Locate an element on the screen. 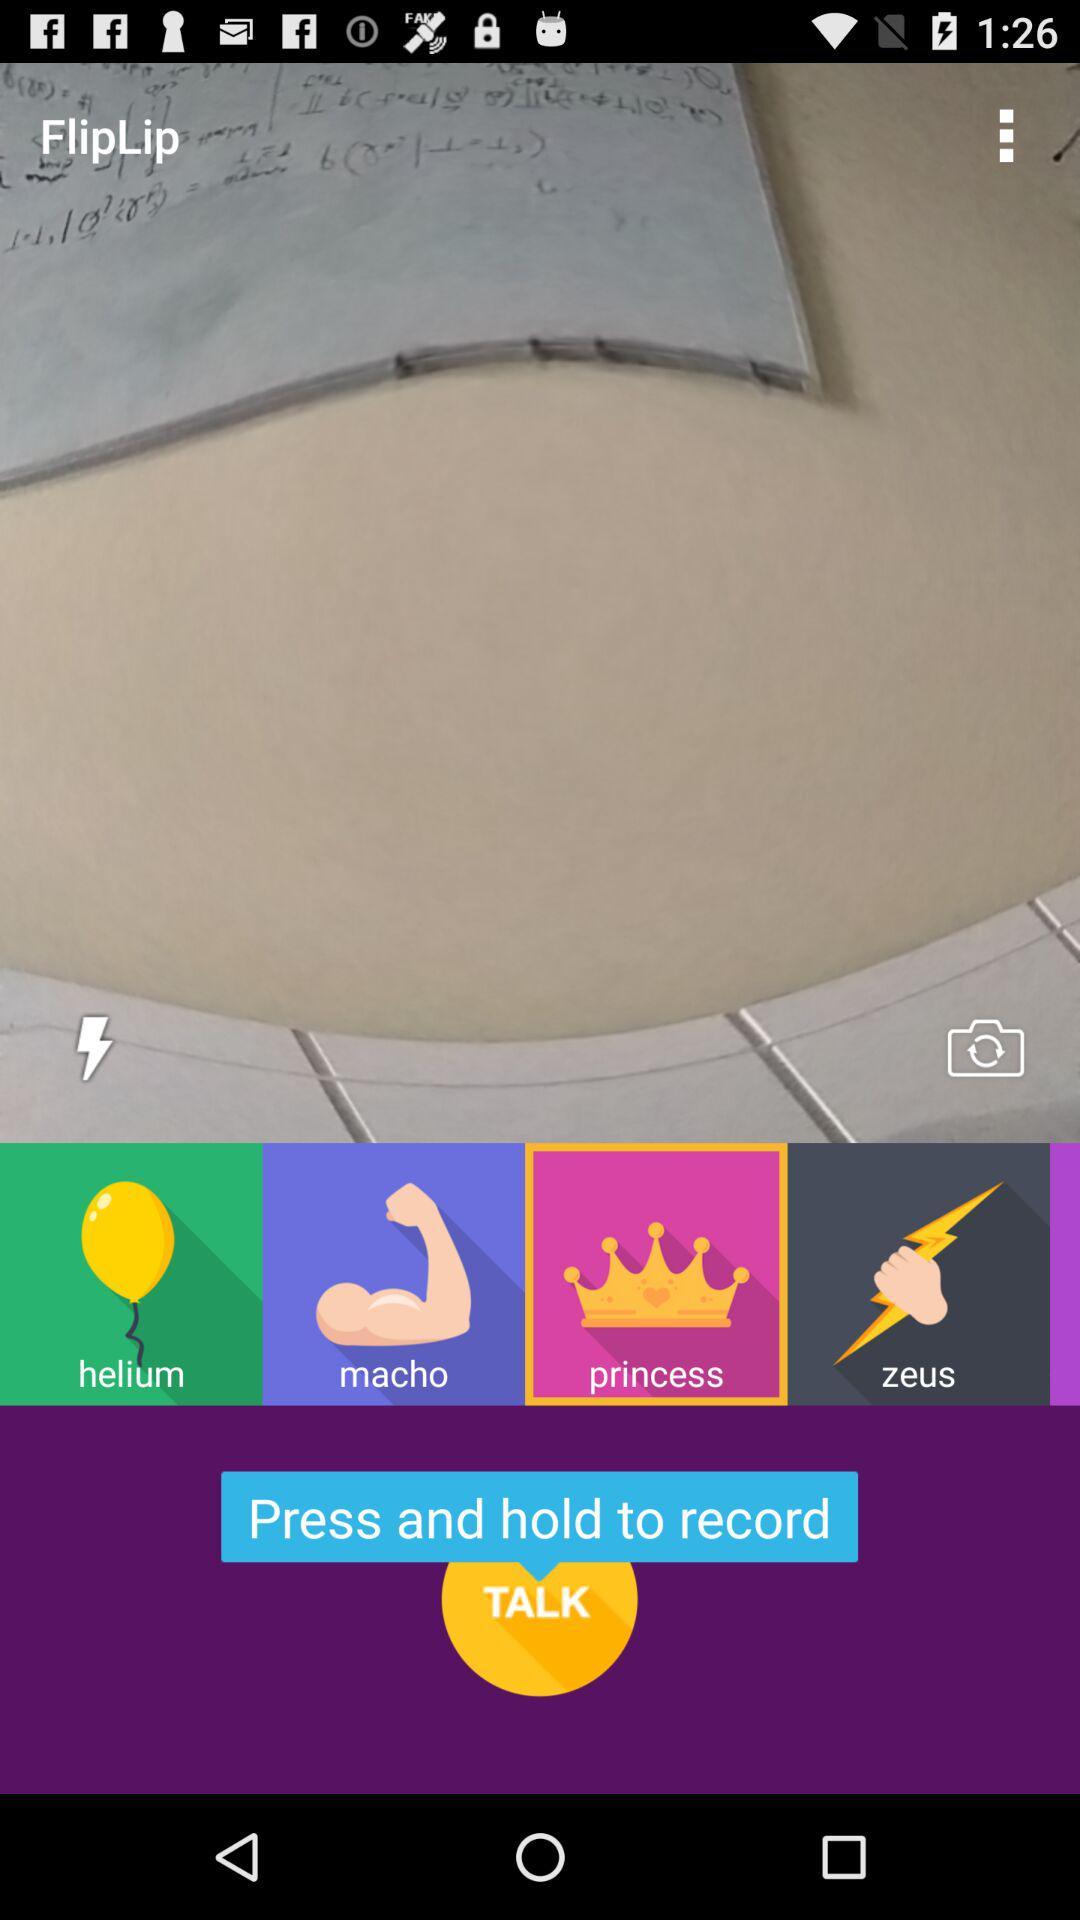 The height and width of the screenshot is (1920, 1080). the icon next to the zeus is located at coordinates (656, 1273).